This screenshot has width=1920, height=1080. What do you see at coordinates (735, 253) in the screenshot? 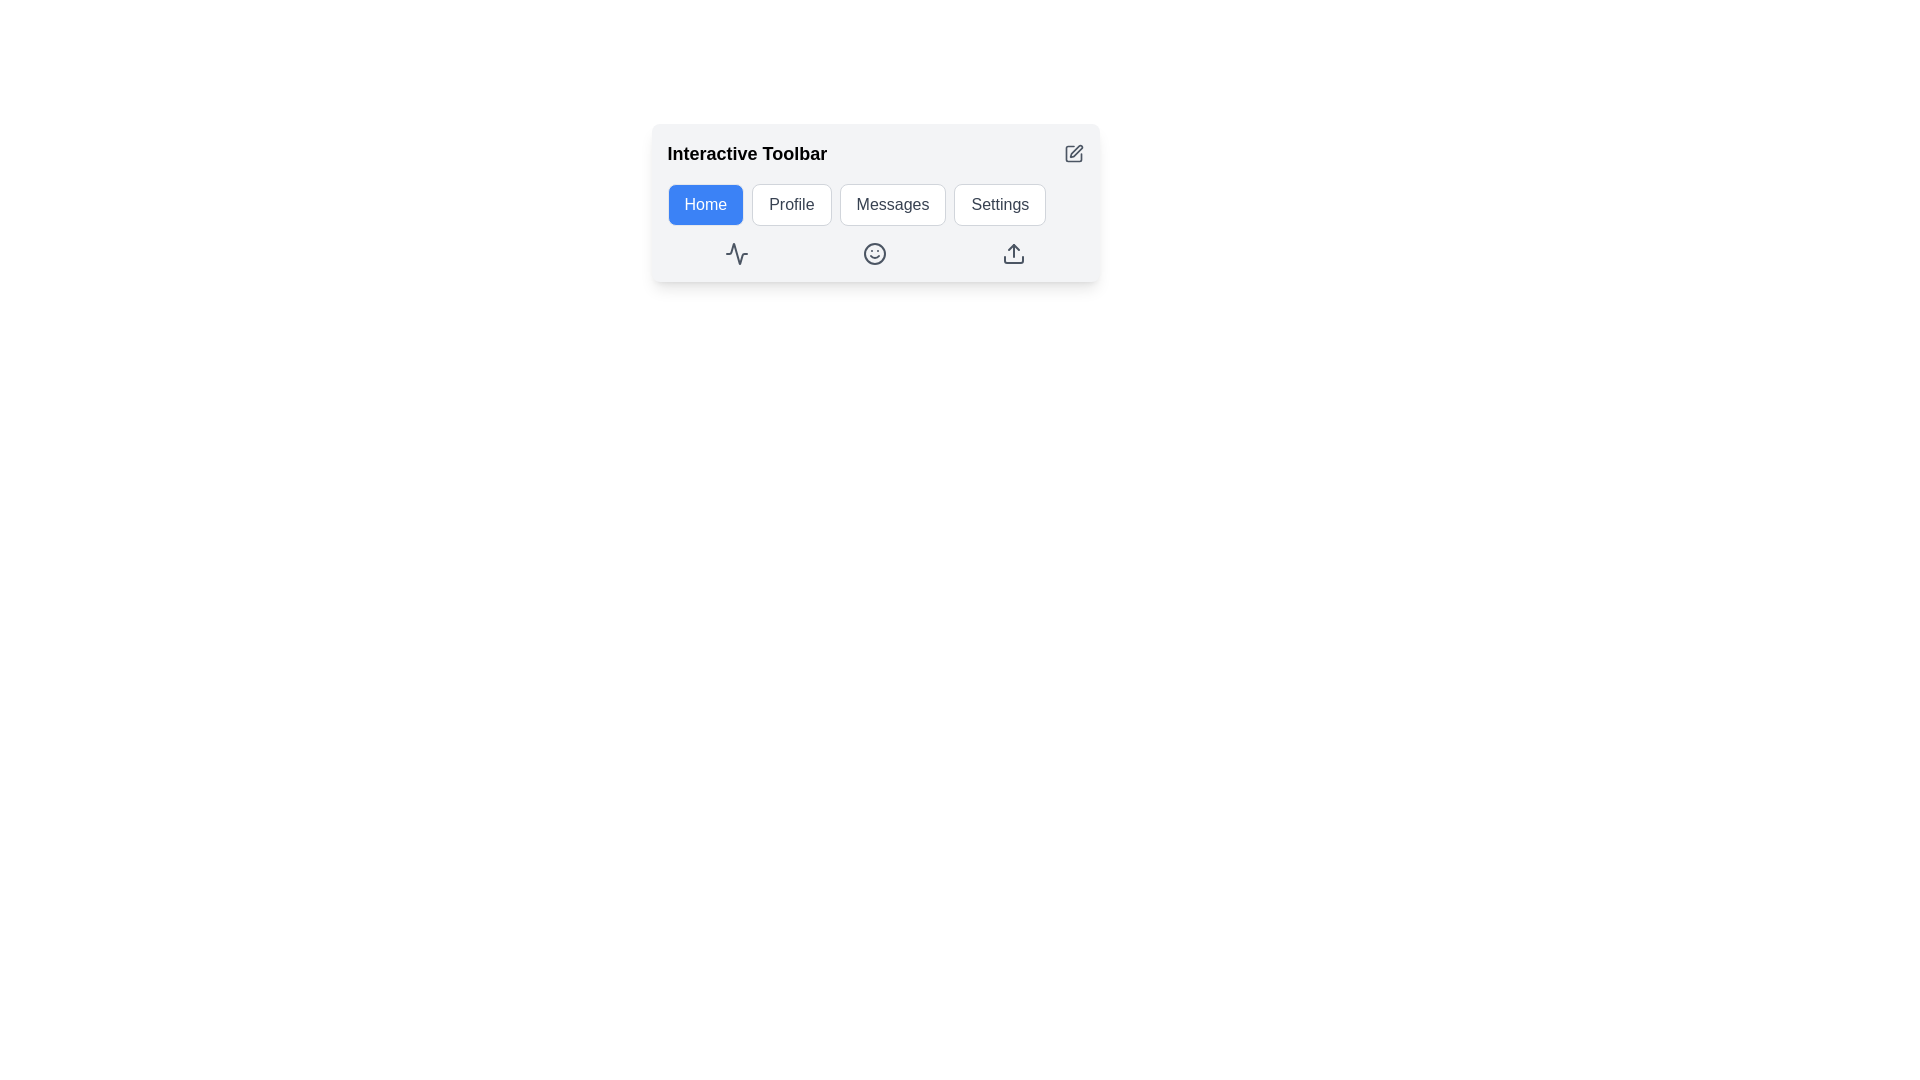
I see `the interactive visual indicator icon, which is the first icon from the left in the lower row of the toolbar, aligned horizontally with the 'Home' and 'Profile' buttons` at bounding box center [735, 253].